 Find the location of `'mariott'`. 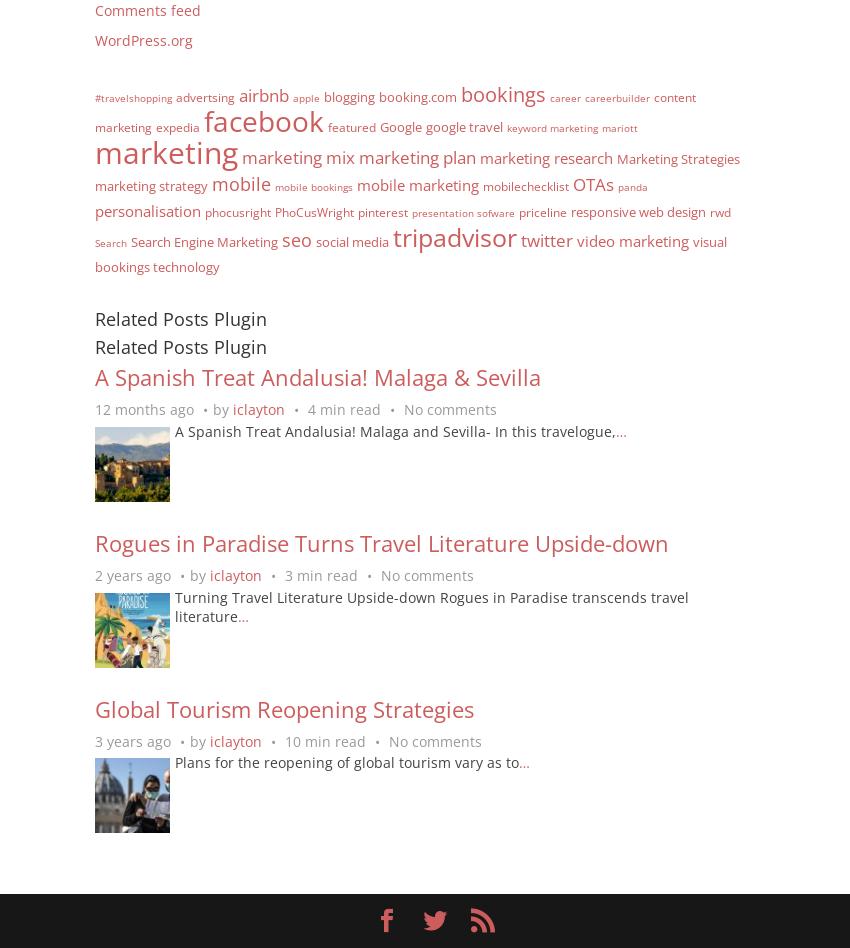

'mariott' is located at coordinates (618, 126).